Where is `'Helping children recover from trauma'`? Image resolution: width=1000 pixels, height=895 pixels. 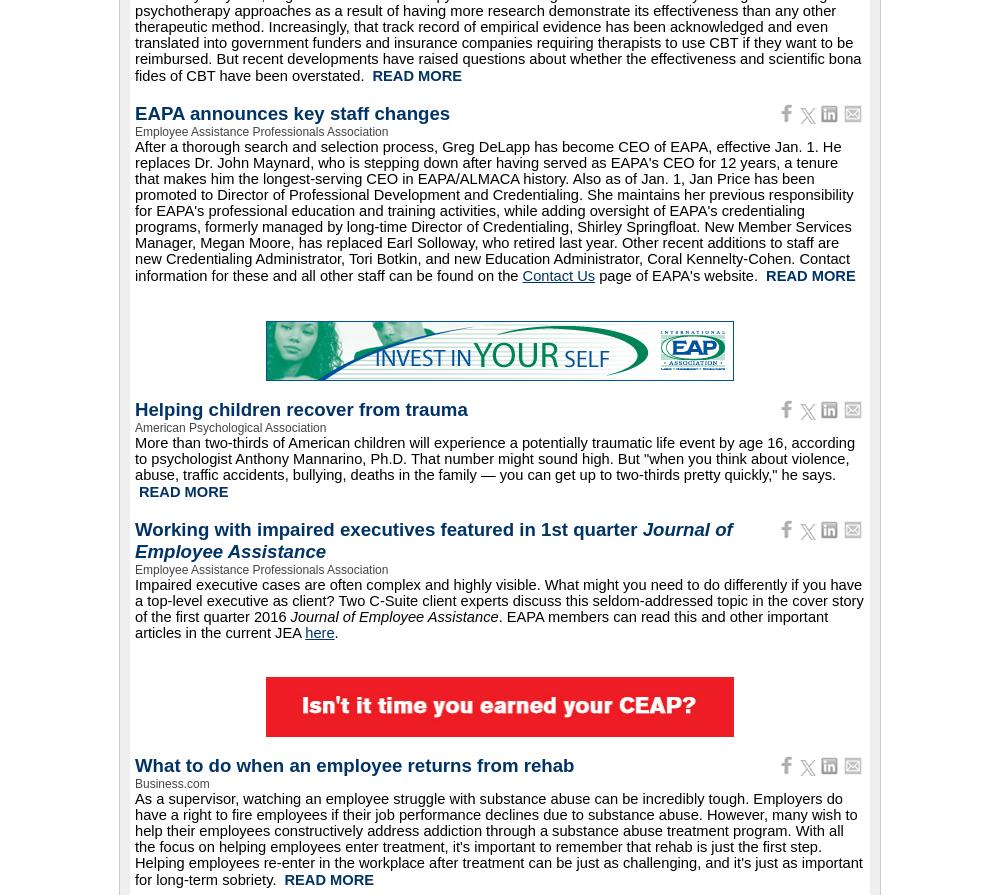 'Helping children recover from trauma' is located at coordinates (301, 409).